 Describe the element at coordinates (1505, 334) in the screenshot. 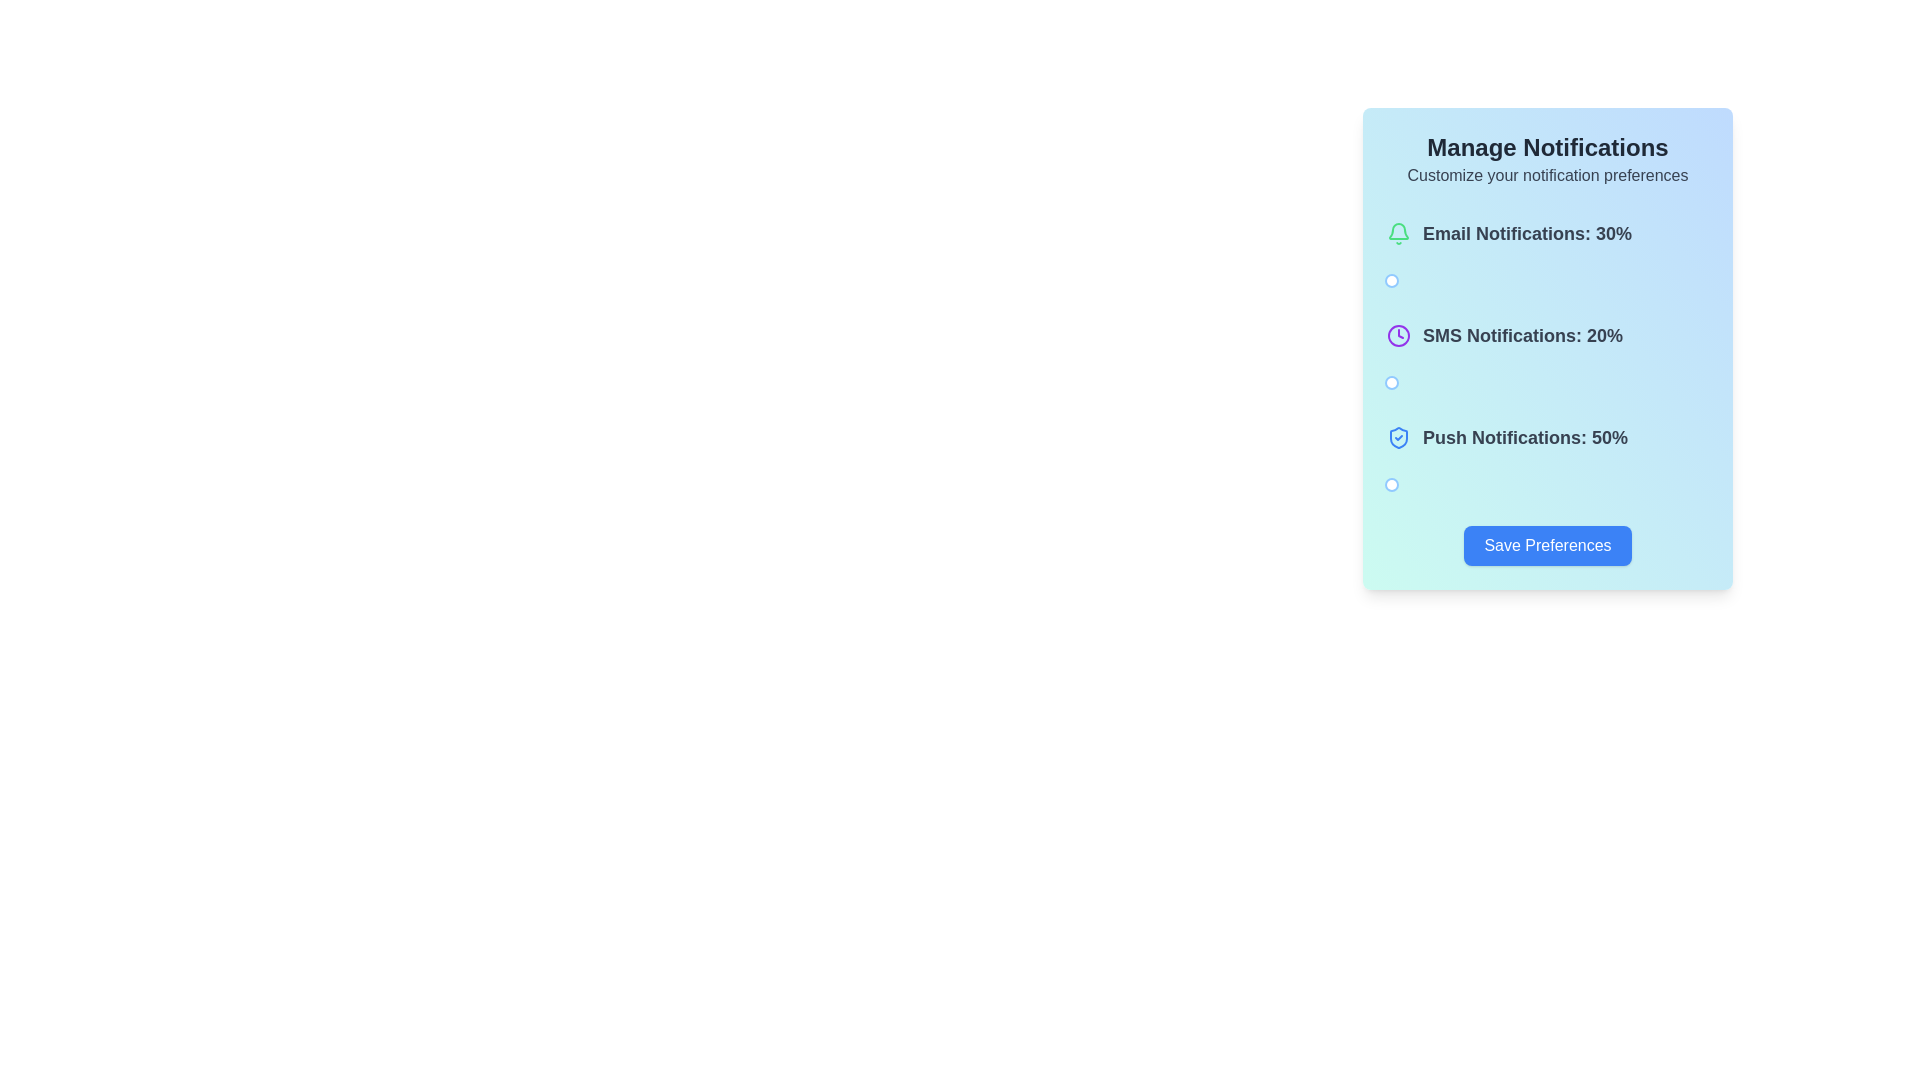

I see `displayed percentage and text information from the informative label showing 'SMS Notifications: 20%' with a clock icon, located in the 'Manage Notifications' section` at that location.